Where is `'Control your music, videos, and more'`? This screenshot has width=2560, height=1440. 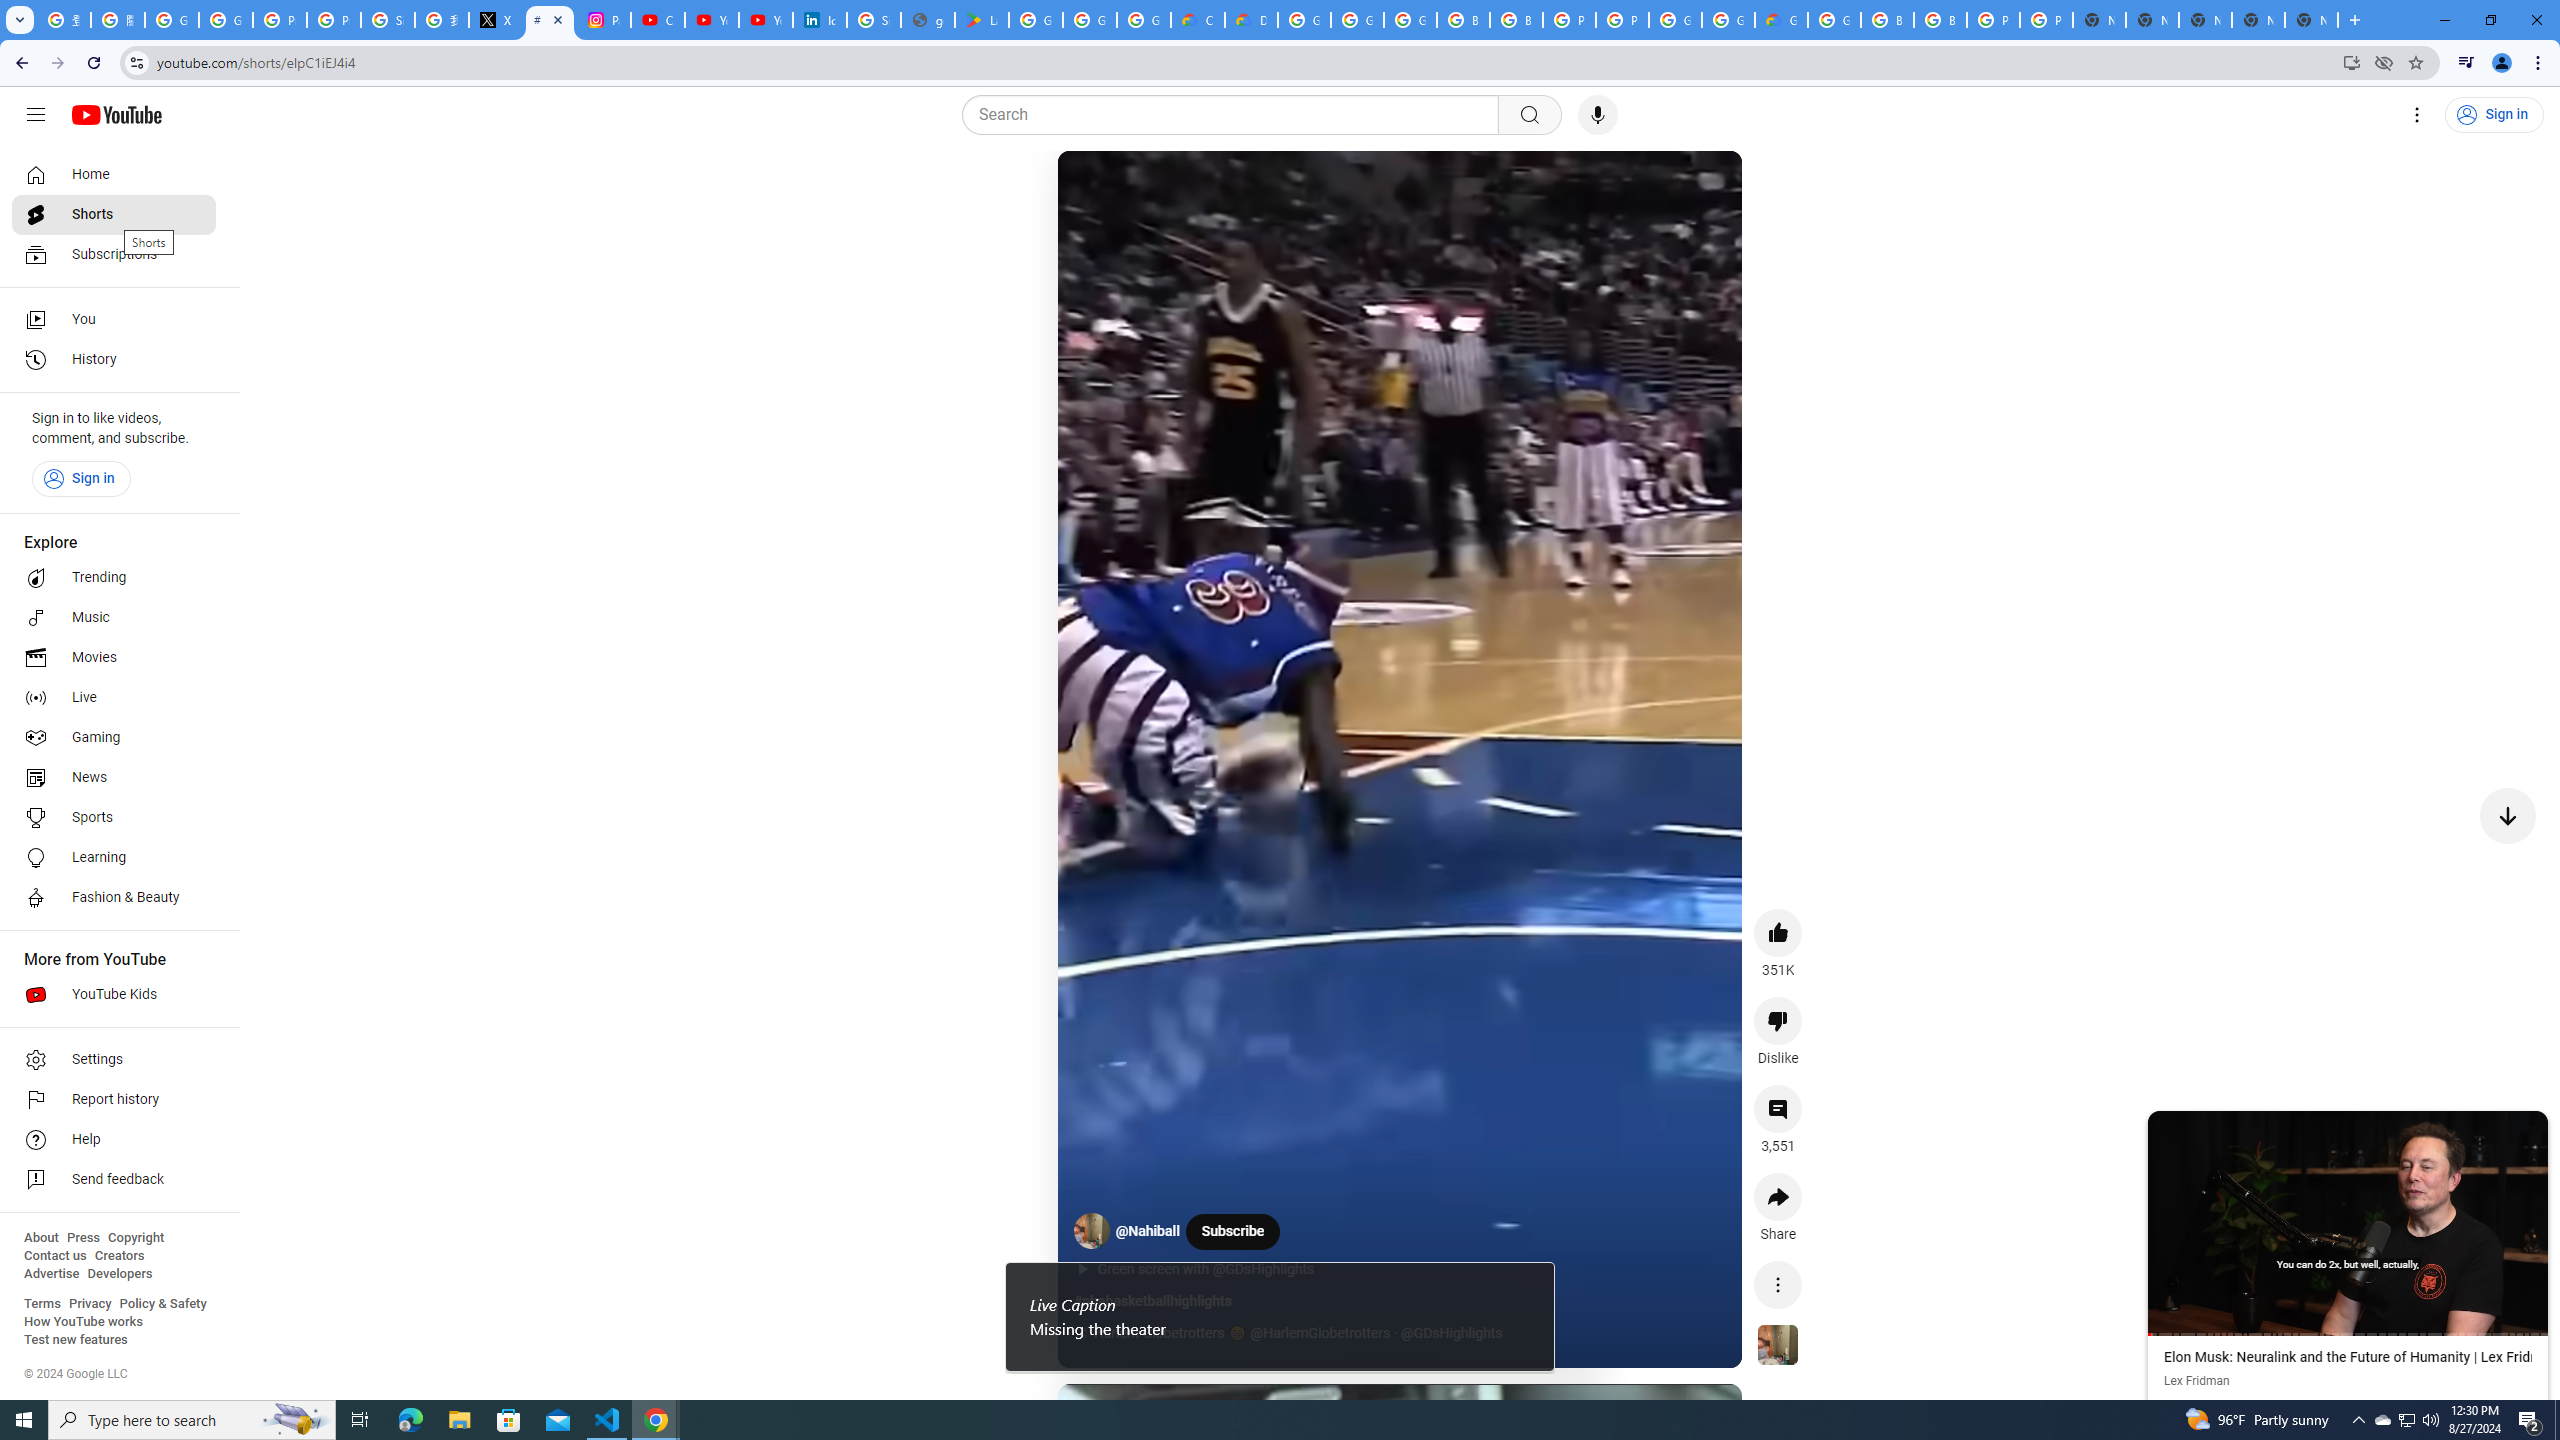
'Control your music, videos, and more' is located at coordinates (2466, 62).